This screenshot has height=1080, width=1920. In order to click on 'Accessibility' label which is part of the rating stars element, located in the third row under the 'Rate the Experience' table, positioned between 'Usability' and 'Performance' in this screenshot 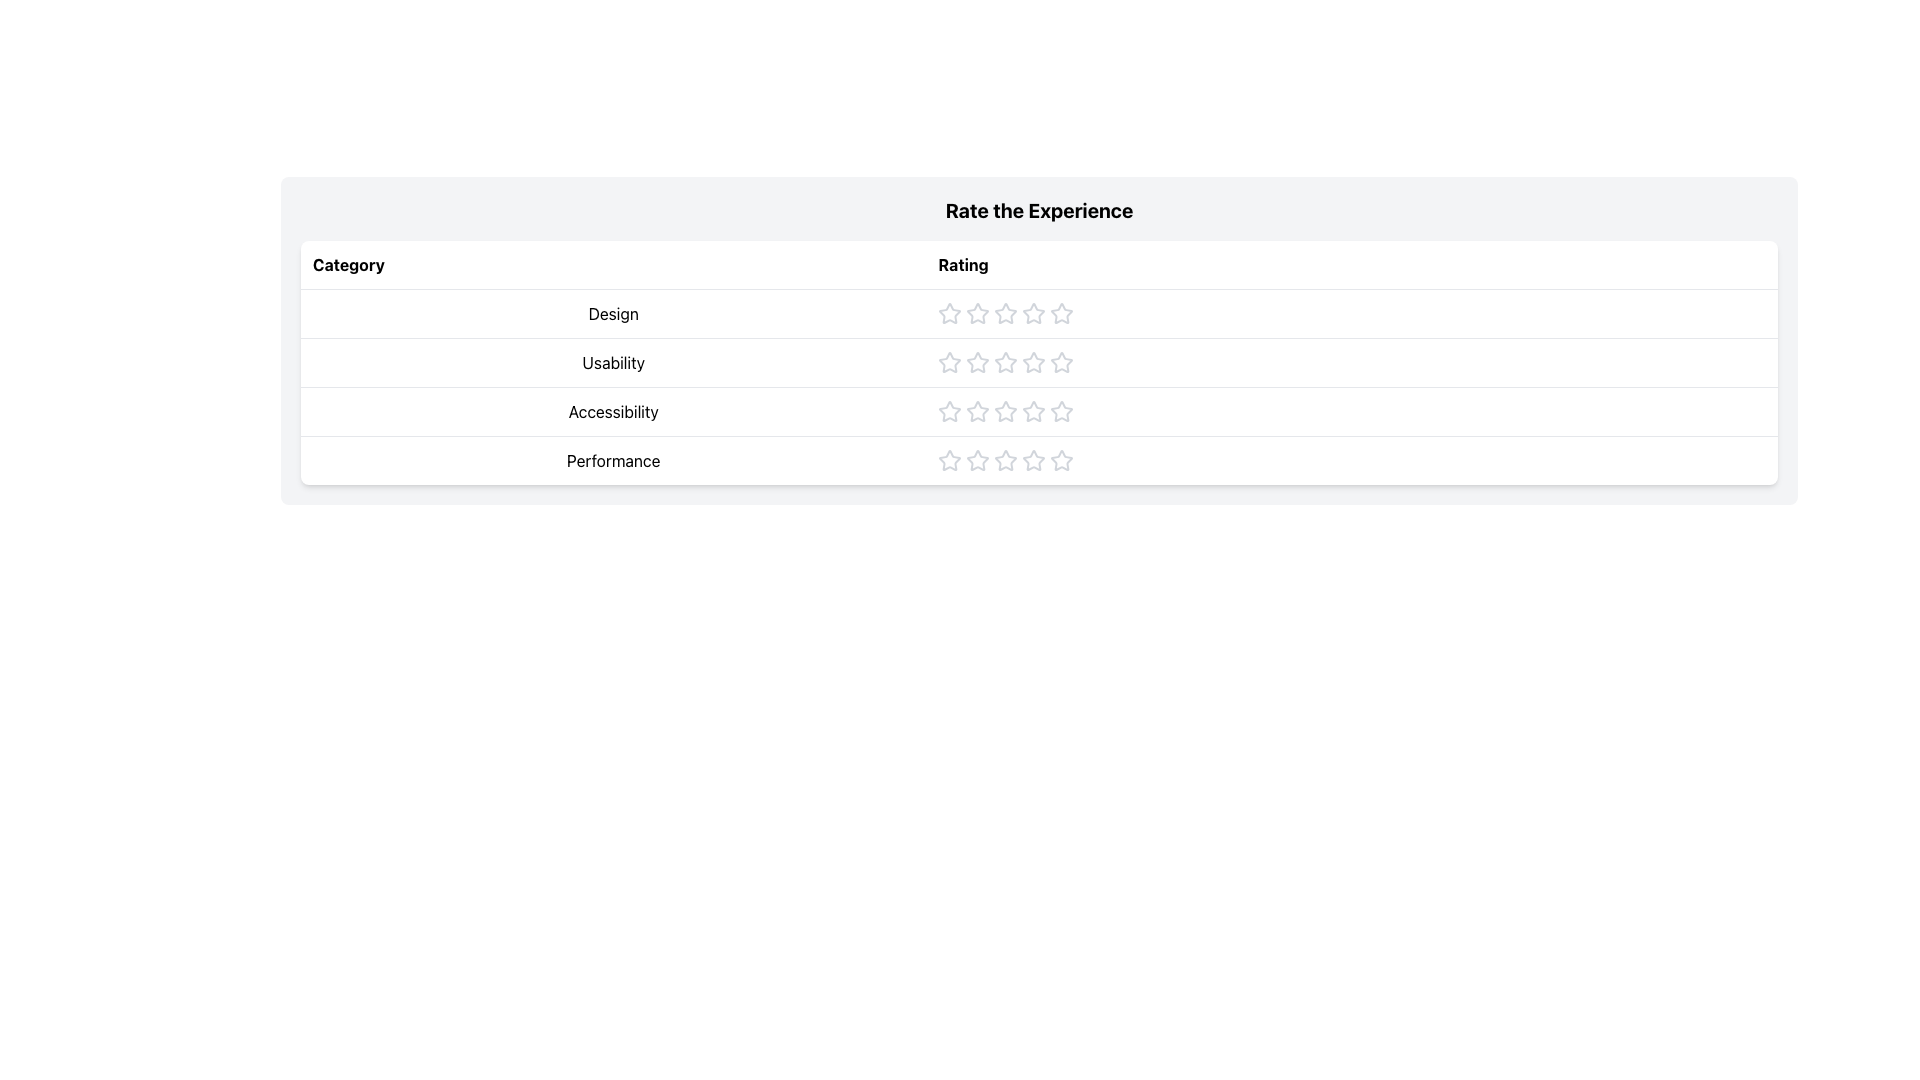, I will do `click(1039, 411)`.